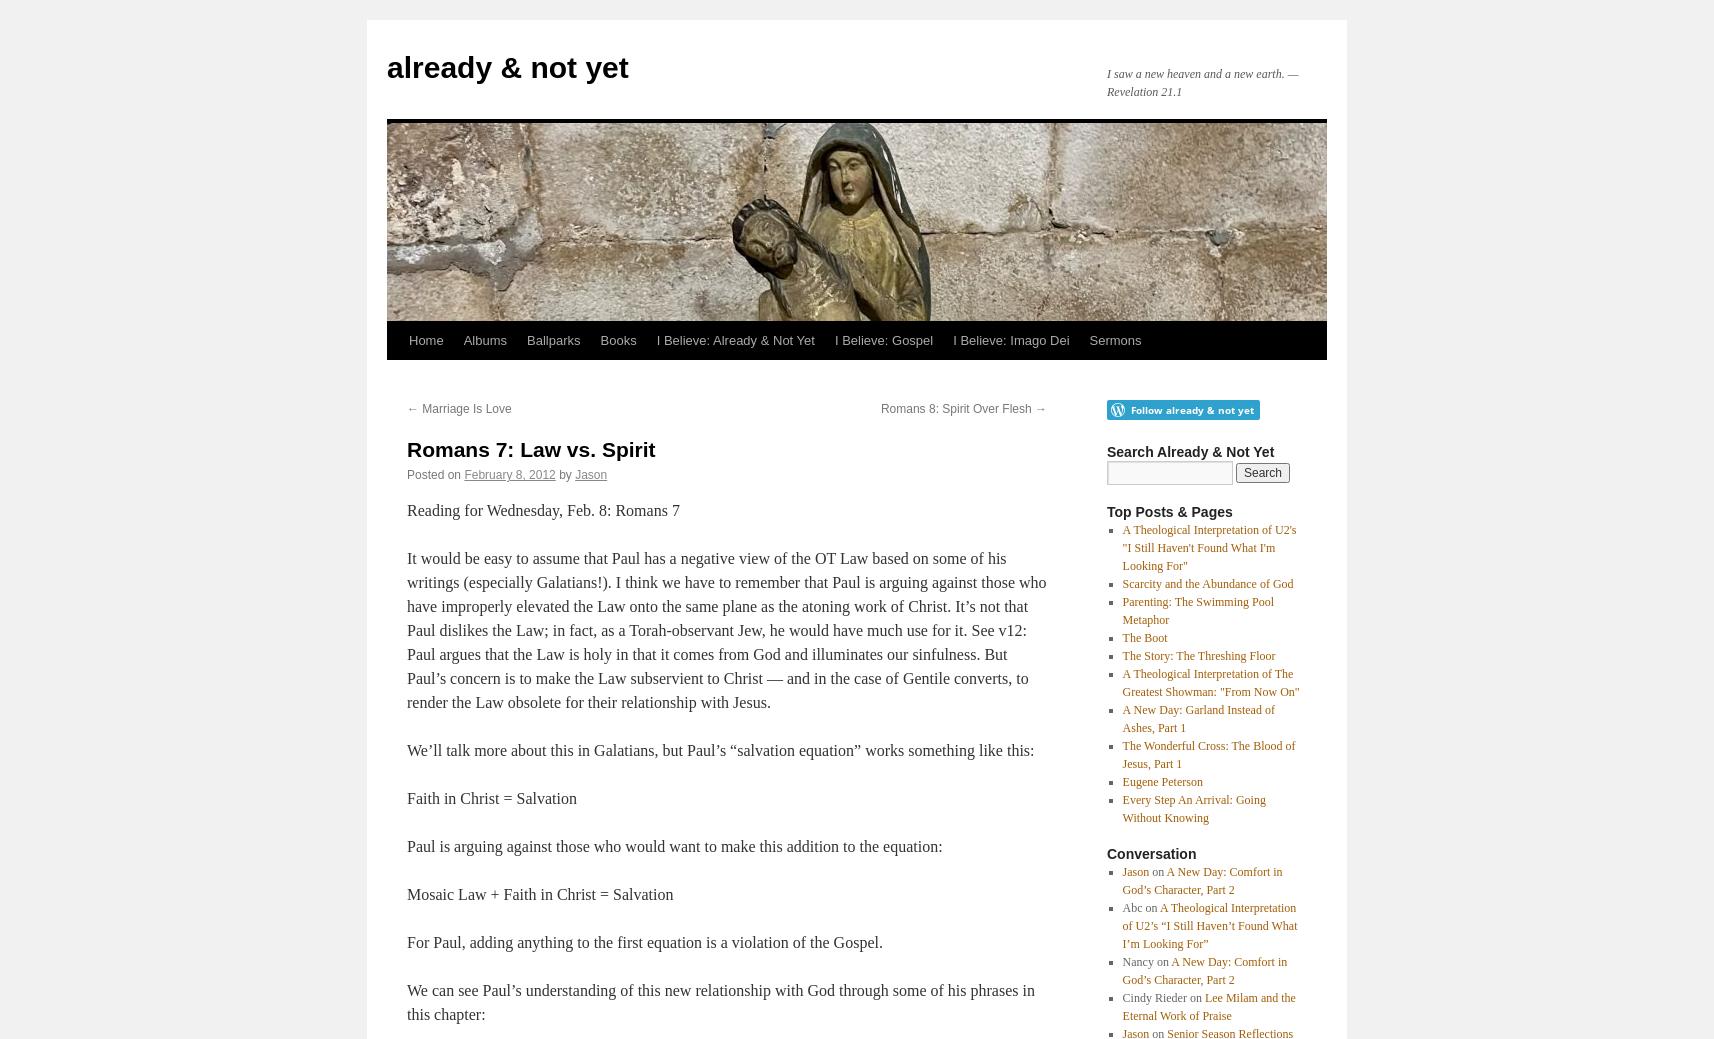  What do you see at coordinates (406, 509) in the screenshot?
I see `'Reading for Wednesday, Feb. 8: Romans 7'` at bounding box center [406, 509].